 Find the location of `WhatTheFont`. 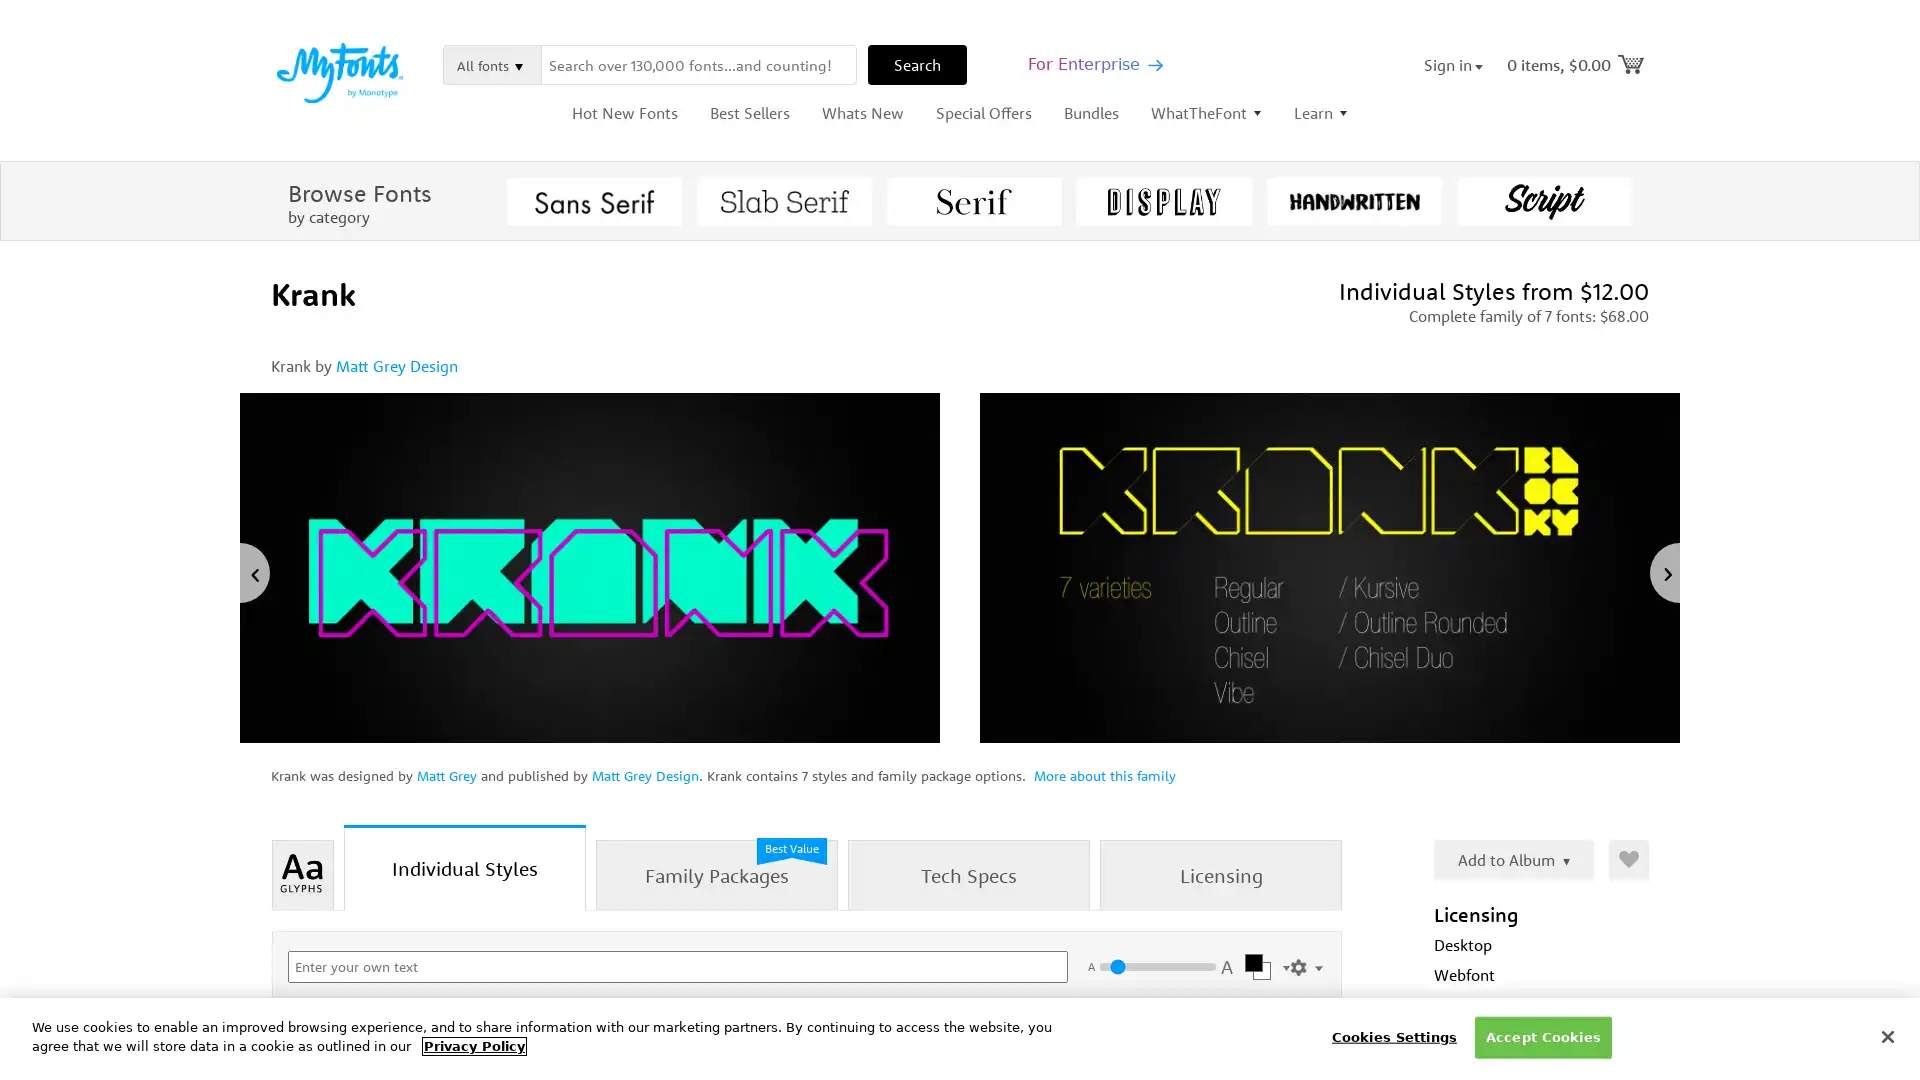

WhatTheFont is located at coordinates (1205, 112).